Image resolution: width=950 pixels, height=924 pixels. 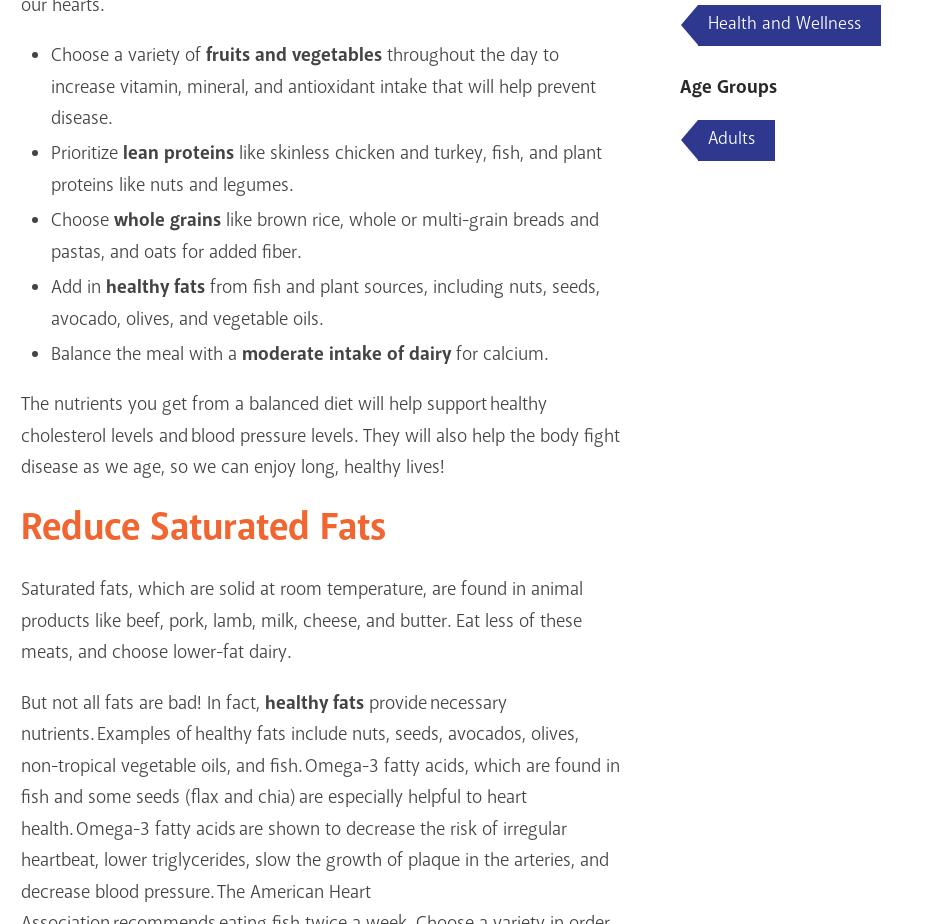 What do you see at coordinates (324, 168) in the screenshot?
I see `'like skinless chicken and turkey, fish, and plant proteins like nuts and legumes.'` at bounding box center [324, 168].